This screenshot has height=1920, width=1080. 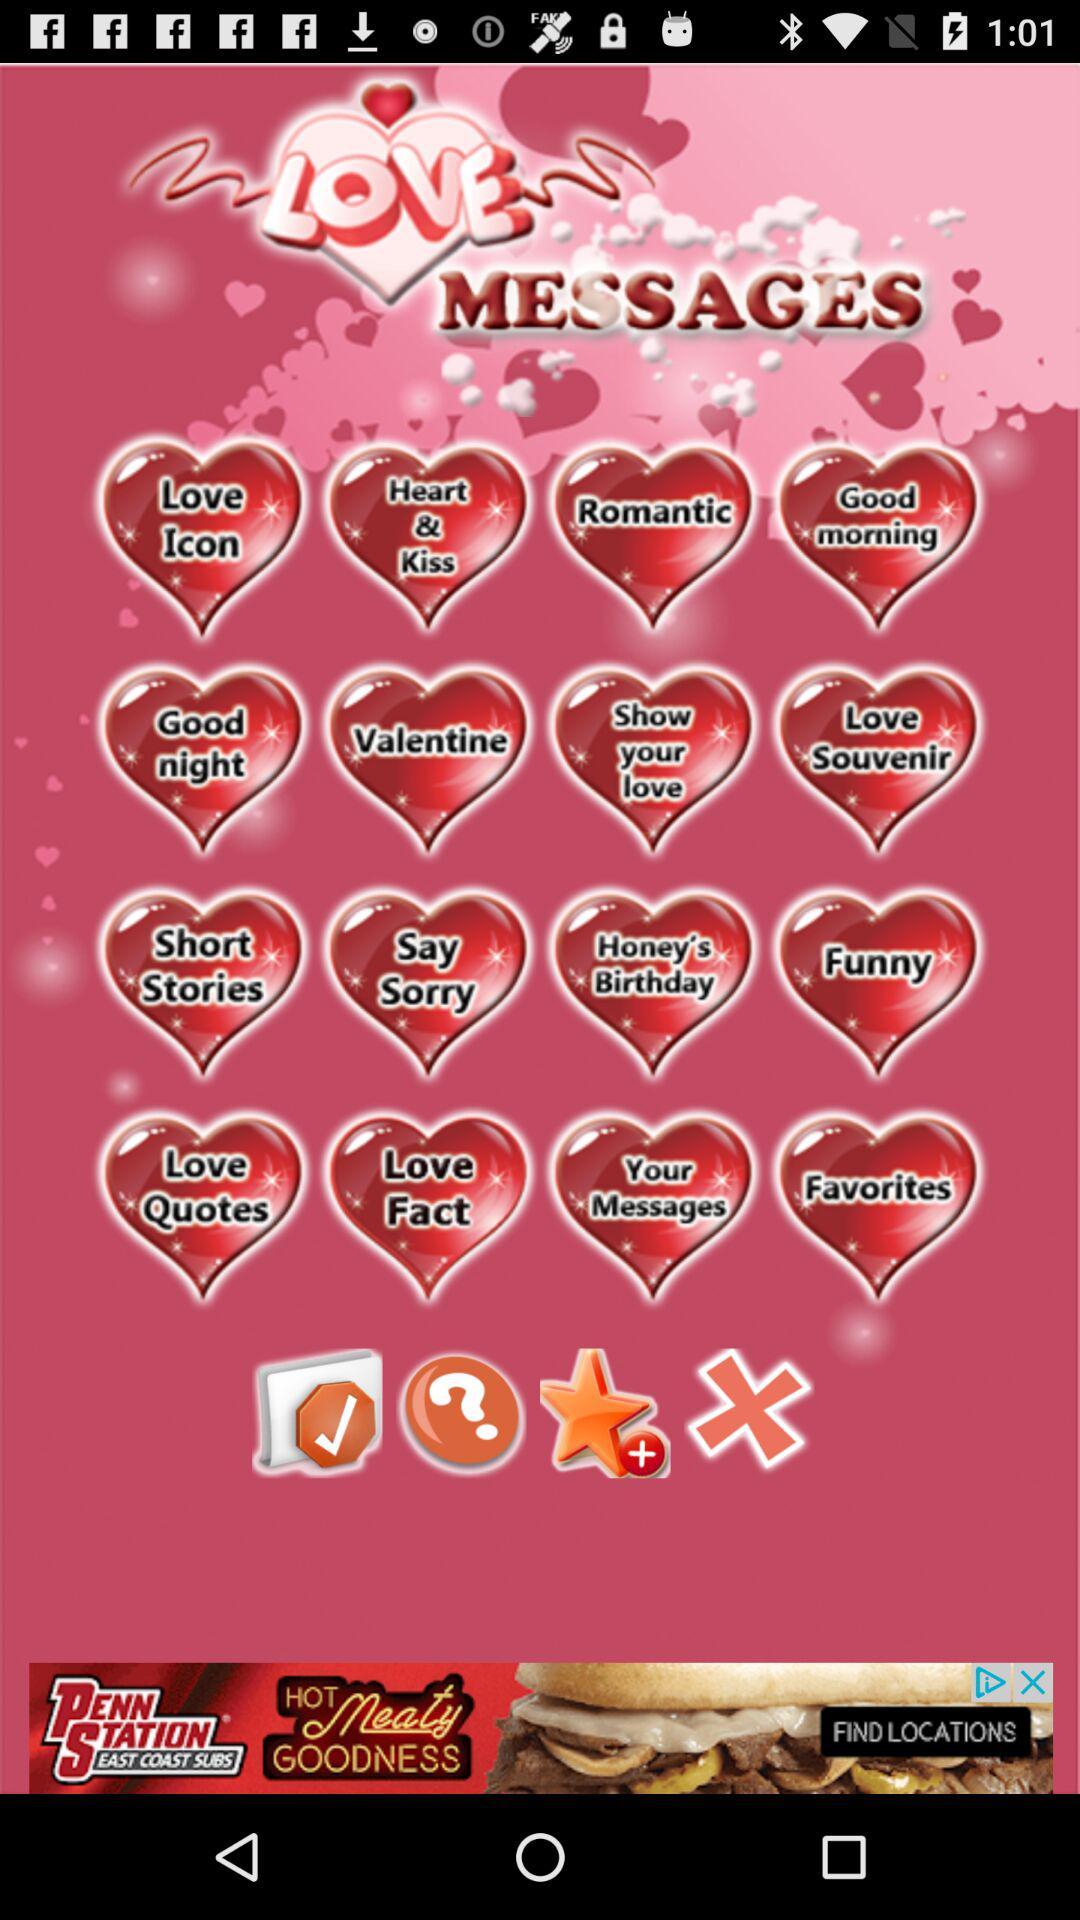 I want to click on open funny love messages, so click(x=876, y=986).